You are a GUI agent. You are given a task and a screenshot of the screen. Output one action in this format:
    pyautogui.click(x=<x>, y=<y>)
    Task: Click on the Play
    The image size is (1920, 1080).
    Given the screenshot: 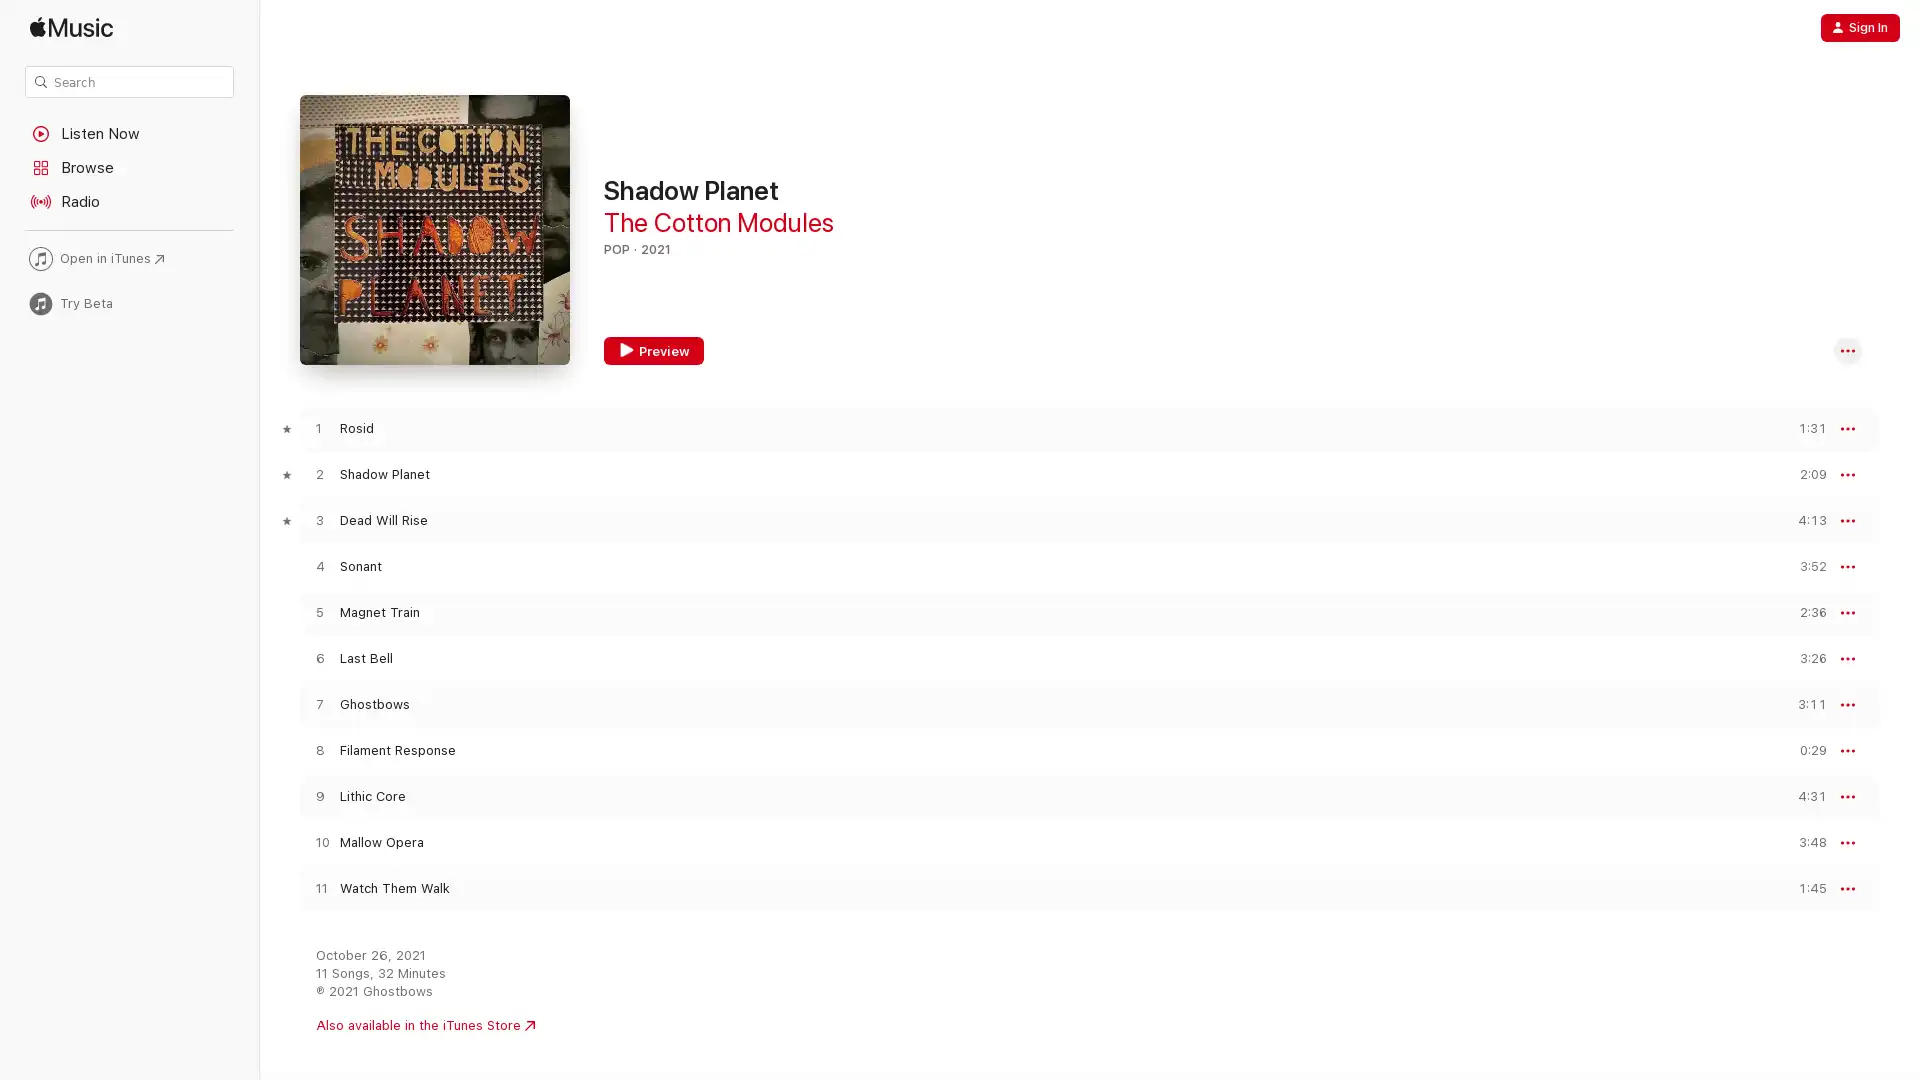 What is the action you would take?
    pyautogui.click(x=318, y=795)
    